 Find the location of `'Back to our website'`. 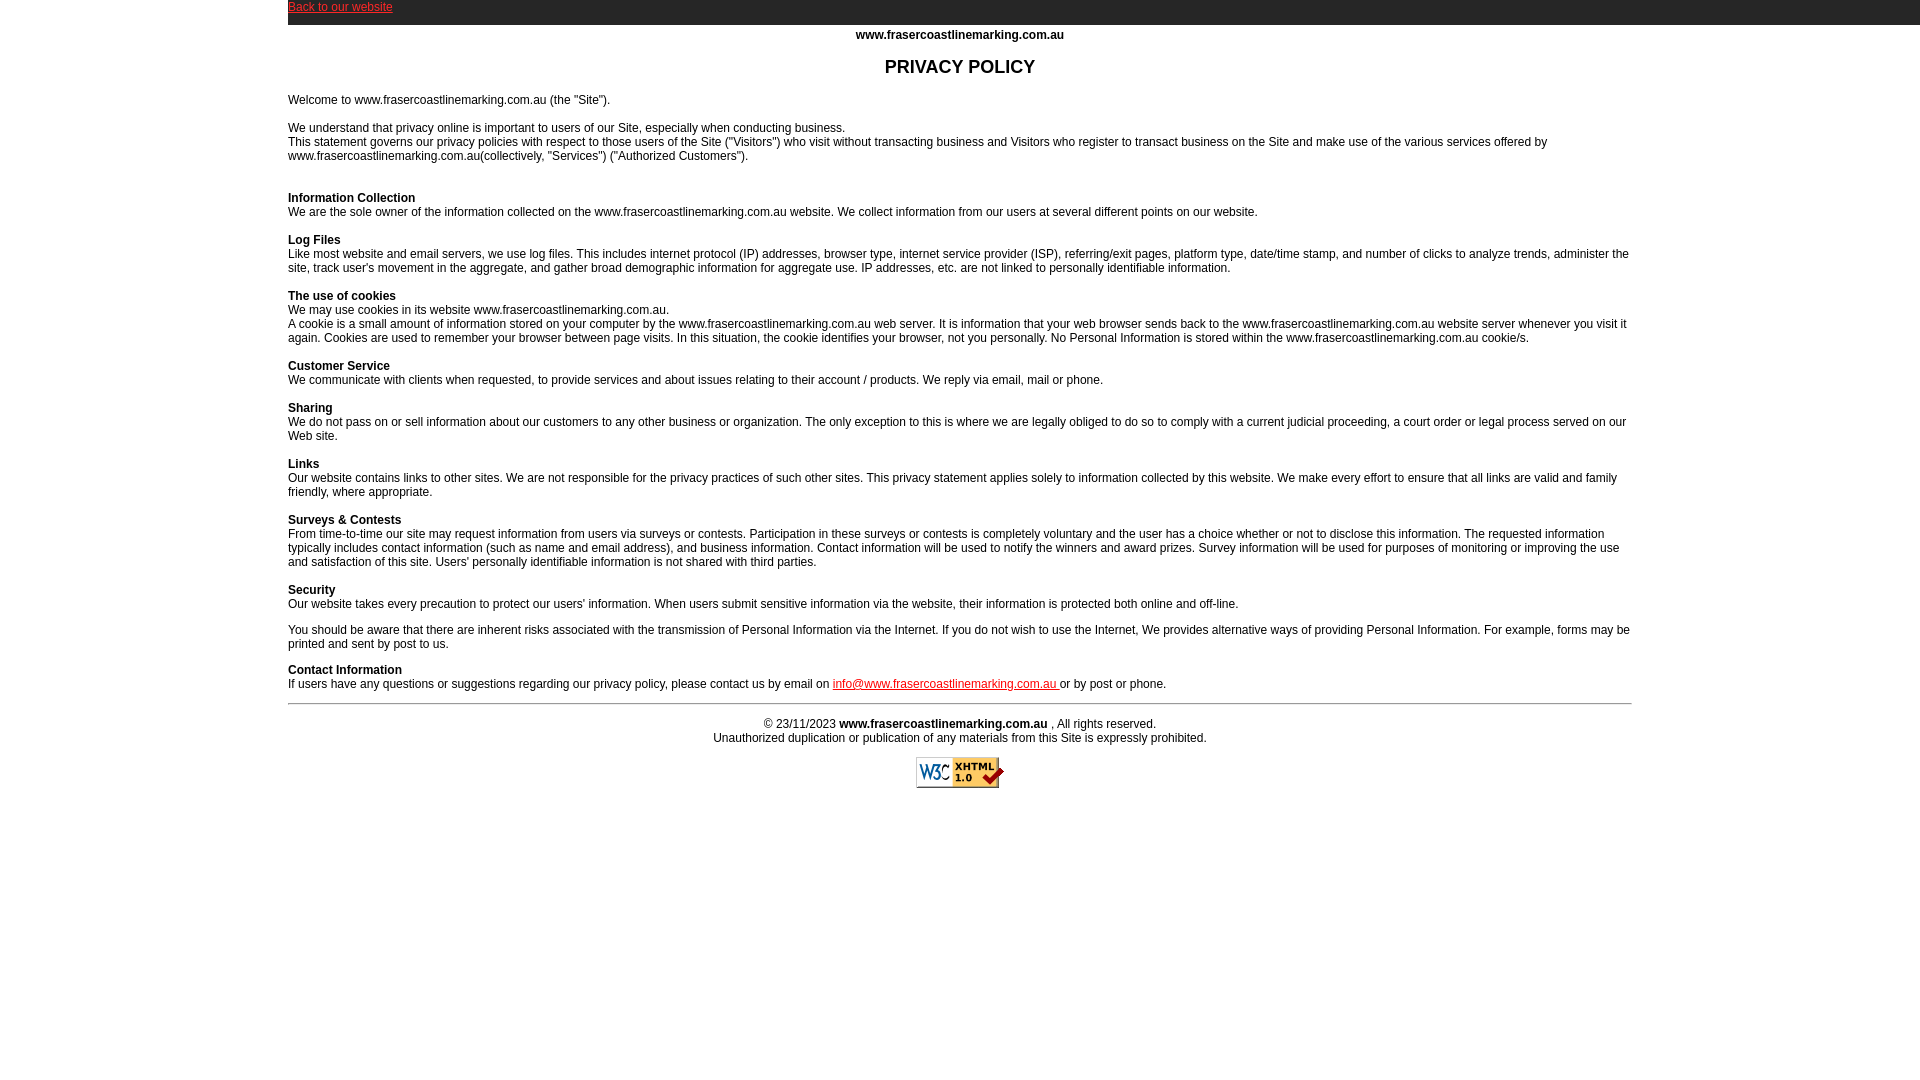

'Back to our website' is located at coordinates (340, 7).